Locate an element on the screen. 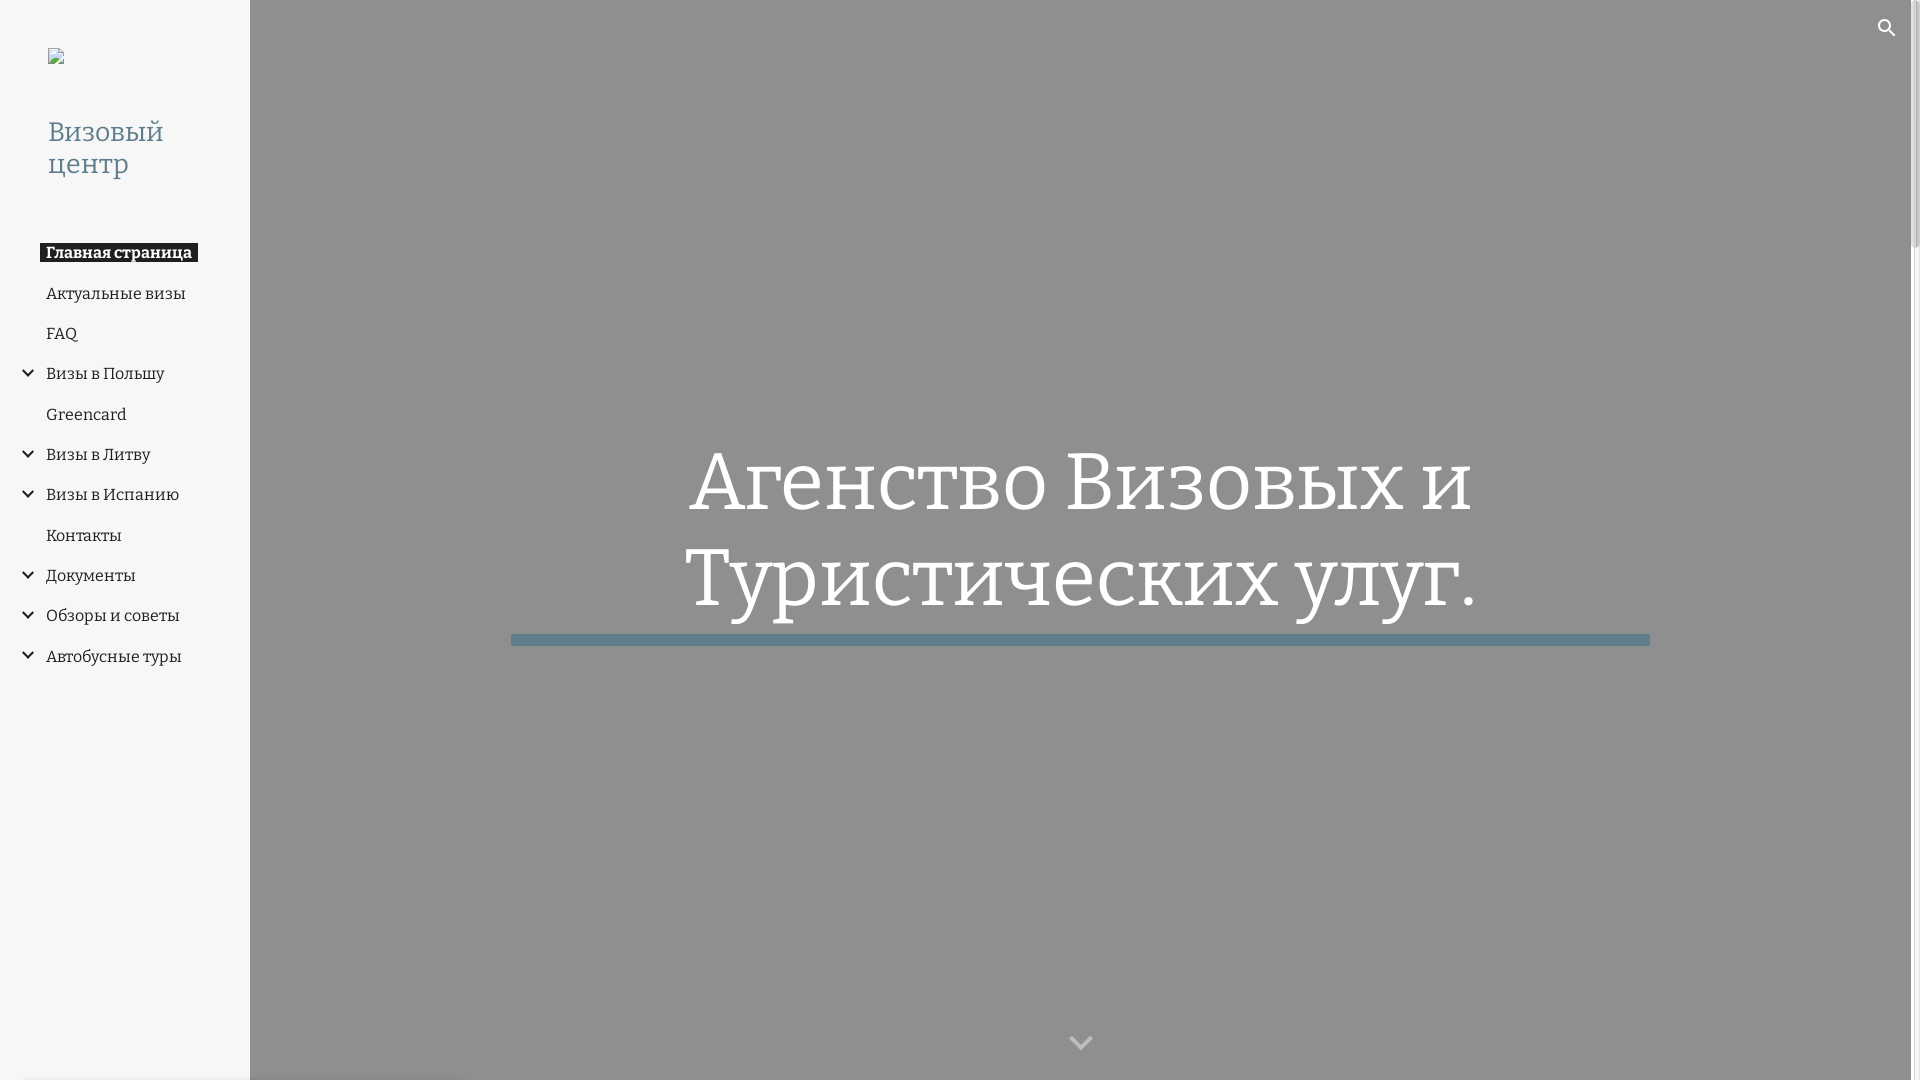 This screenshot has height=1080, width=1920. 'Expand/Collapse' is located at coordinates (22, 373).